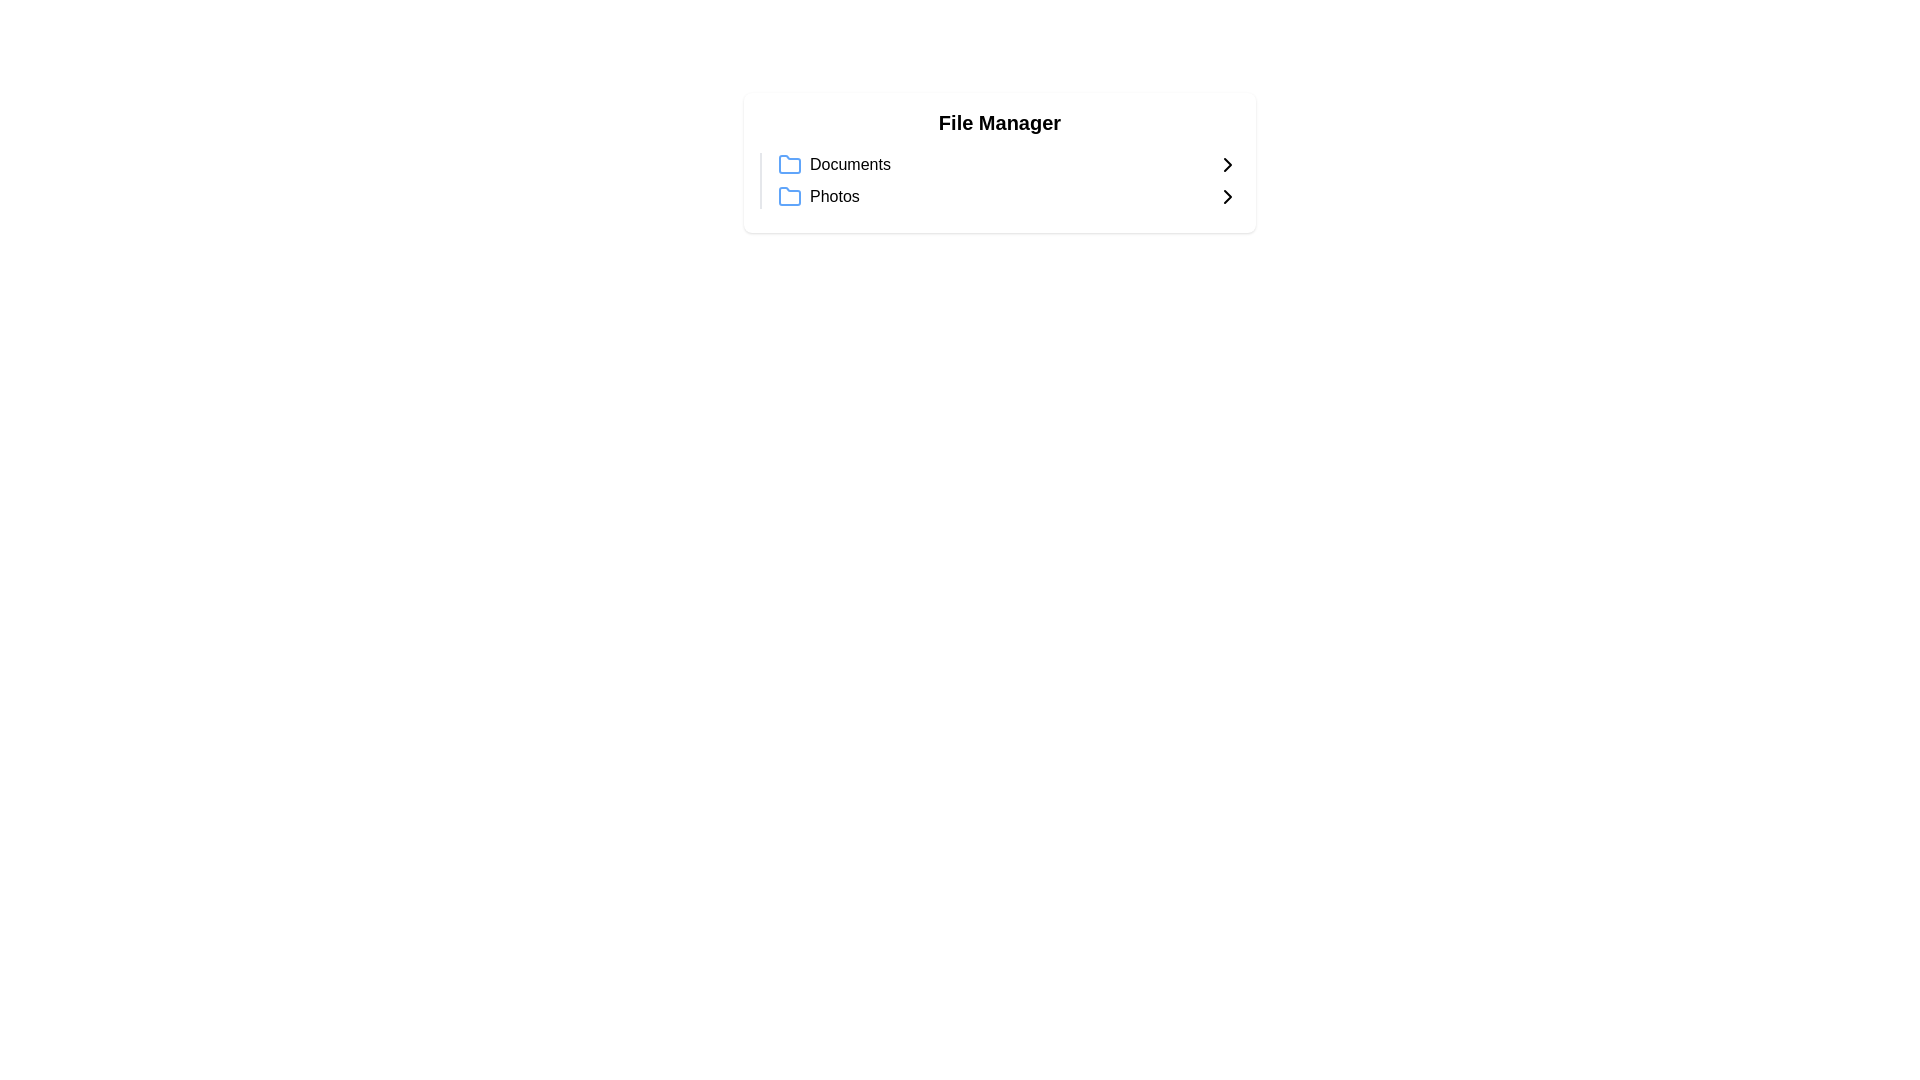 The image size is (1920, 1080). I want to click on the 'Documents' folder icon, which is the first icon in the document list located at the top, so click(789, 164).